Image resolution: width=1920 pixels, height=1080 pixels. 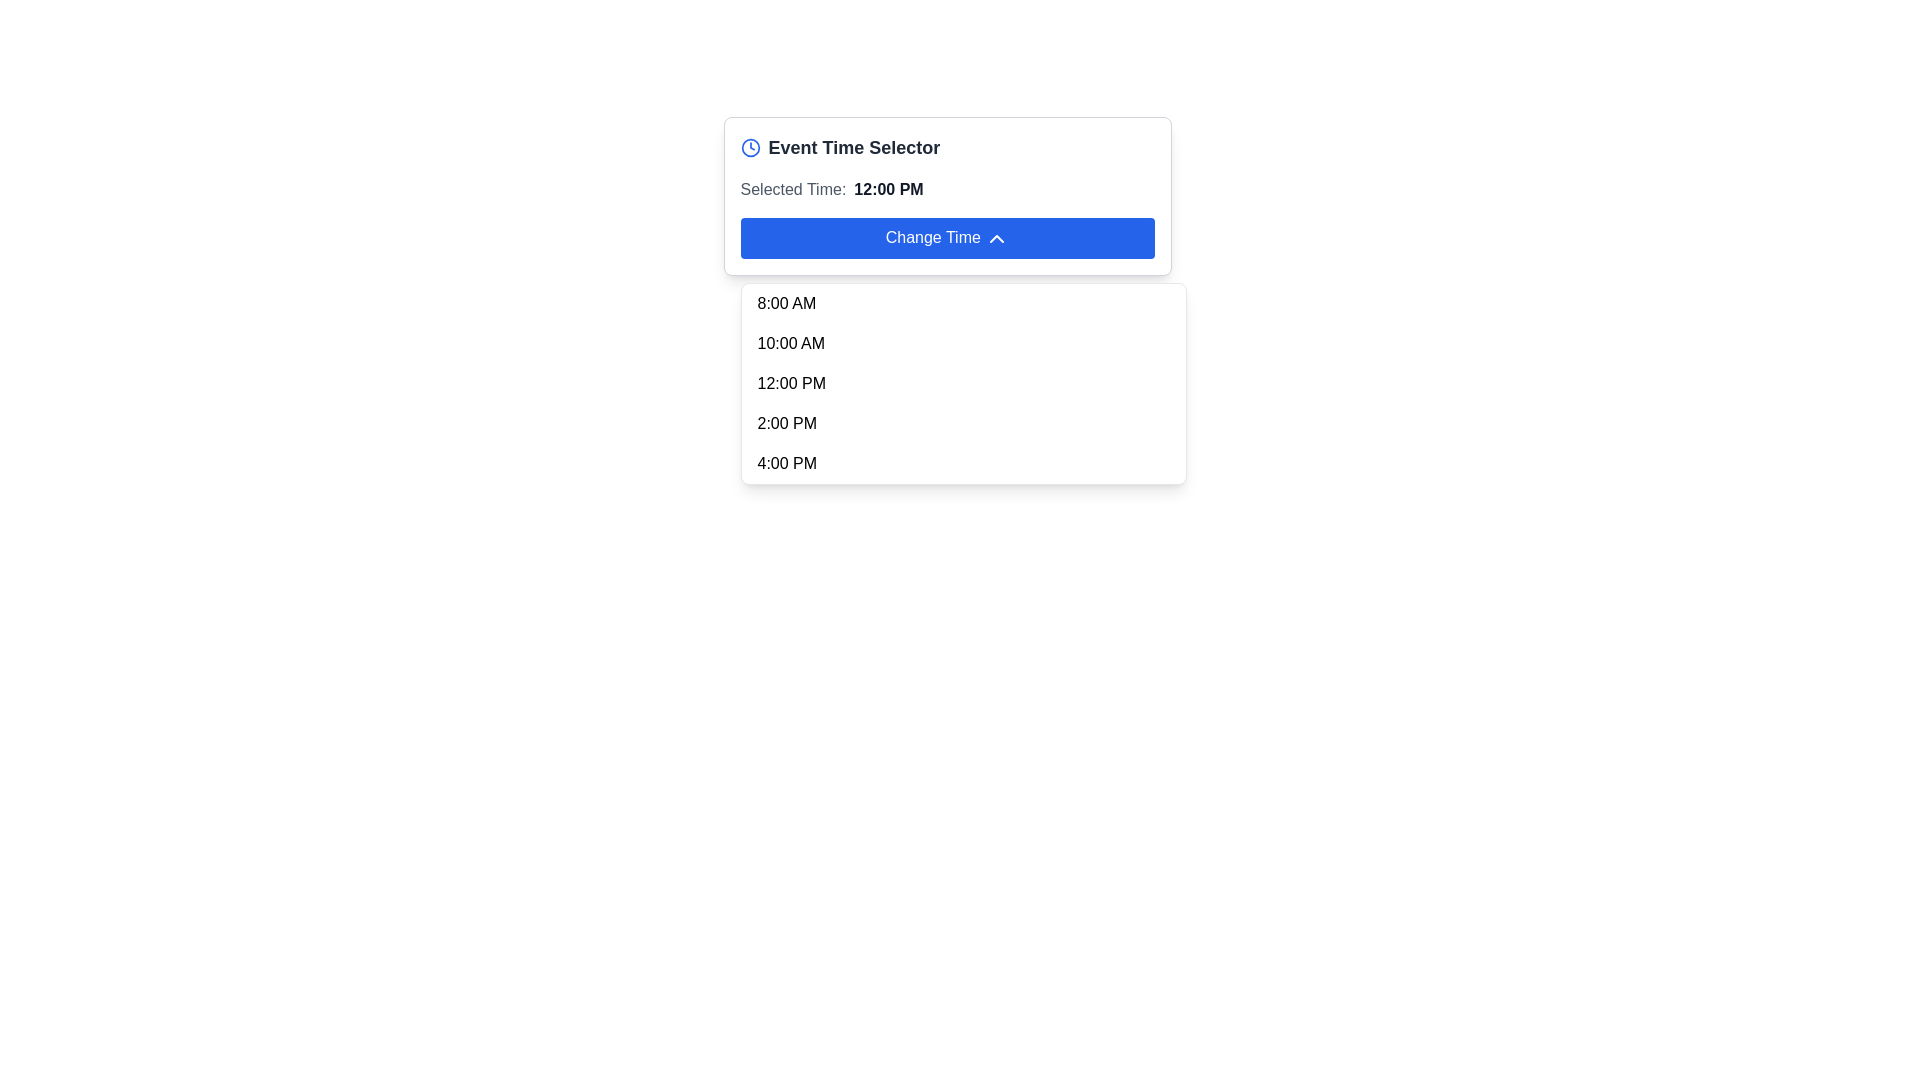 I want to click on the fourth time option in the time selection dropdown menu, so click(x=963, y=422).